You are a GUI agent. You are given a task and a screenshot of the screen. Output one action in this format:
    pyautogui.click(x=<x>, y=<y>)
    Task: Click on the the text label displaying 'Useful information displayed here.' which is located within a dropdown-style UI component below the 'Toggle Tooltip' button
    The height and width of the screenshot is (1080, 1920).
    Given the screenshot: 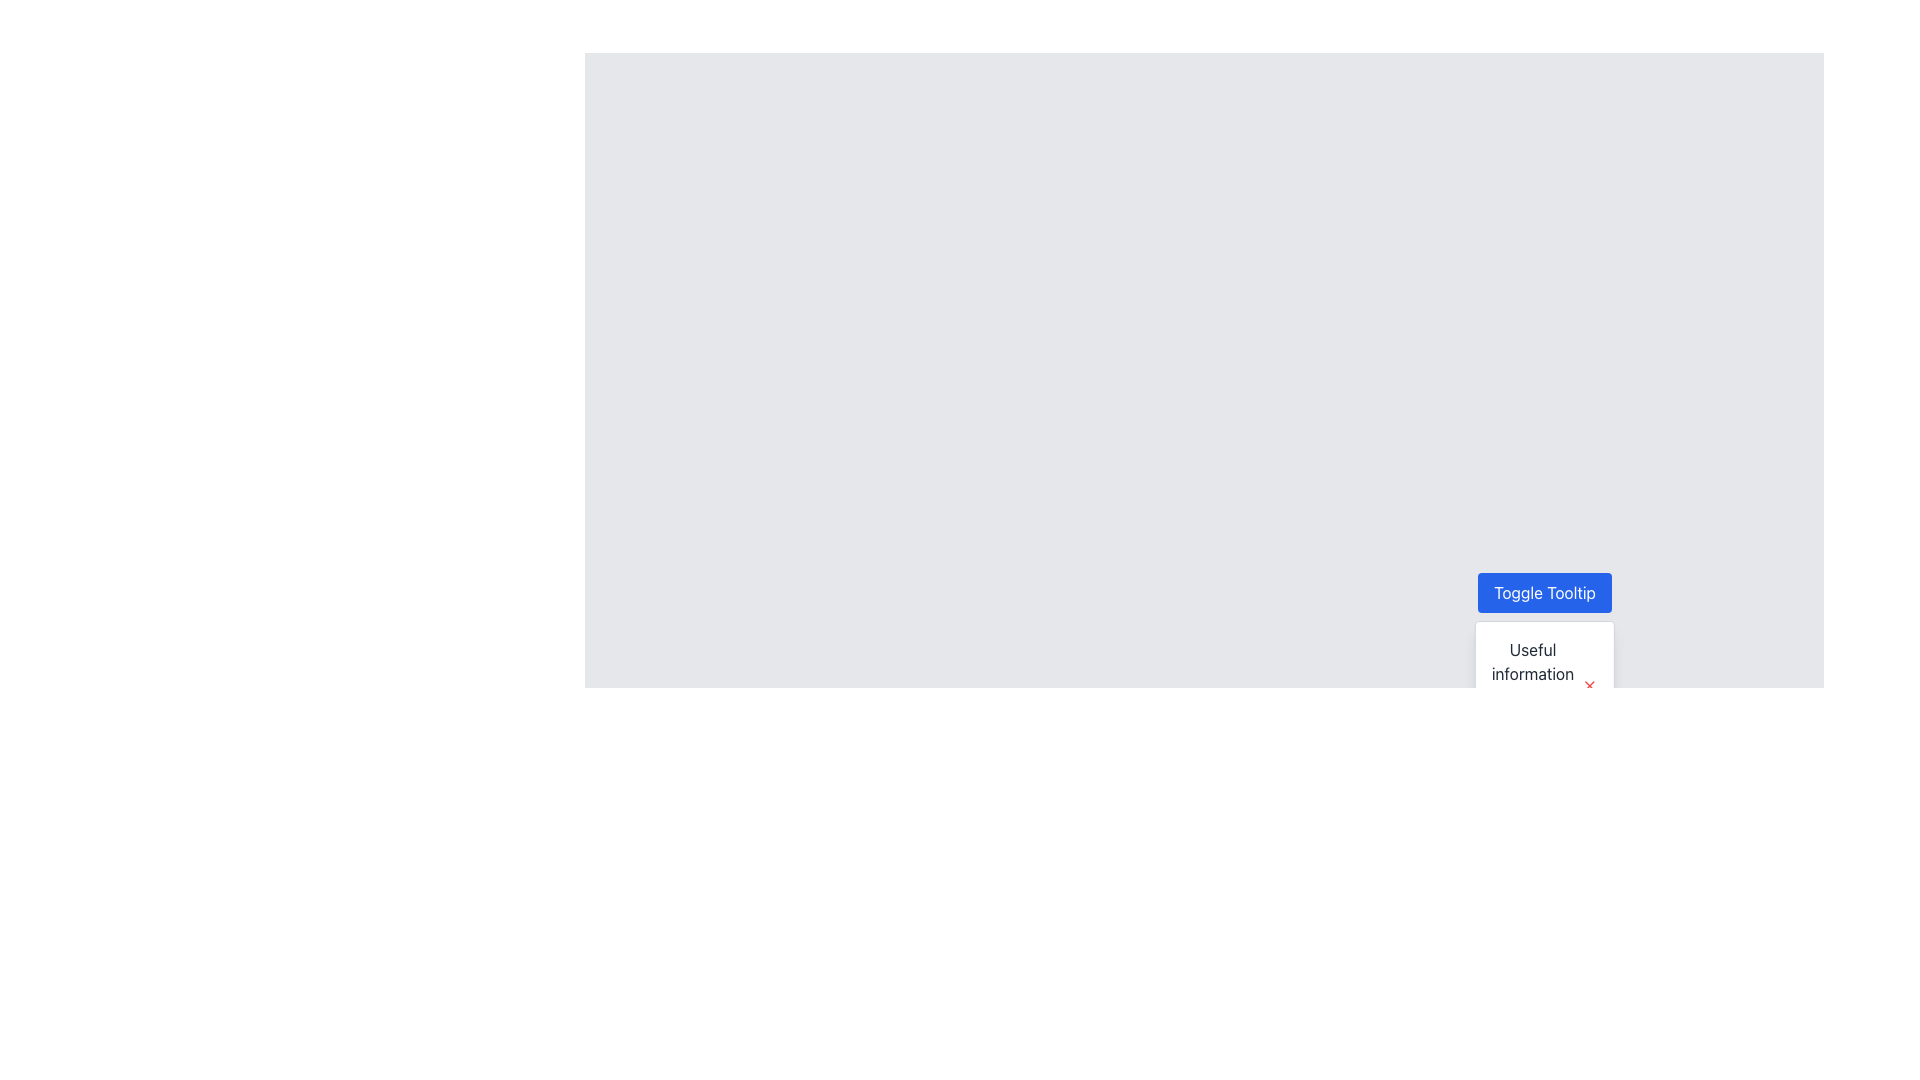 What is the action you would take?
    pyautogui.click(x=1531, y=685)
    